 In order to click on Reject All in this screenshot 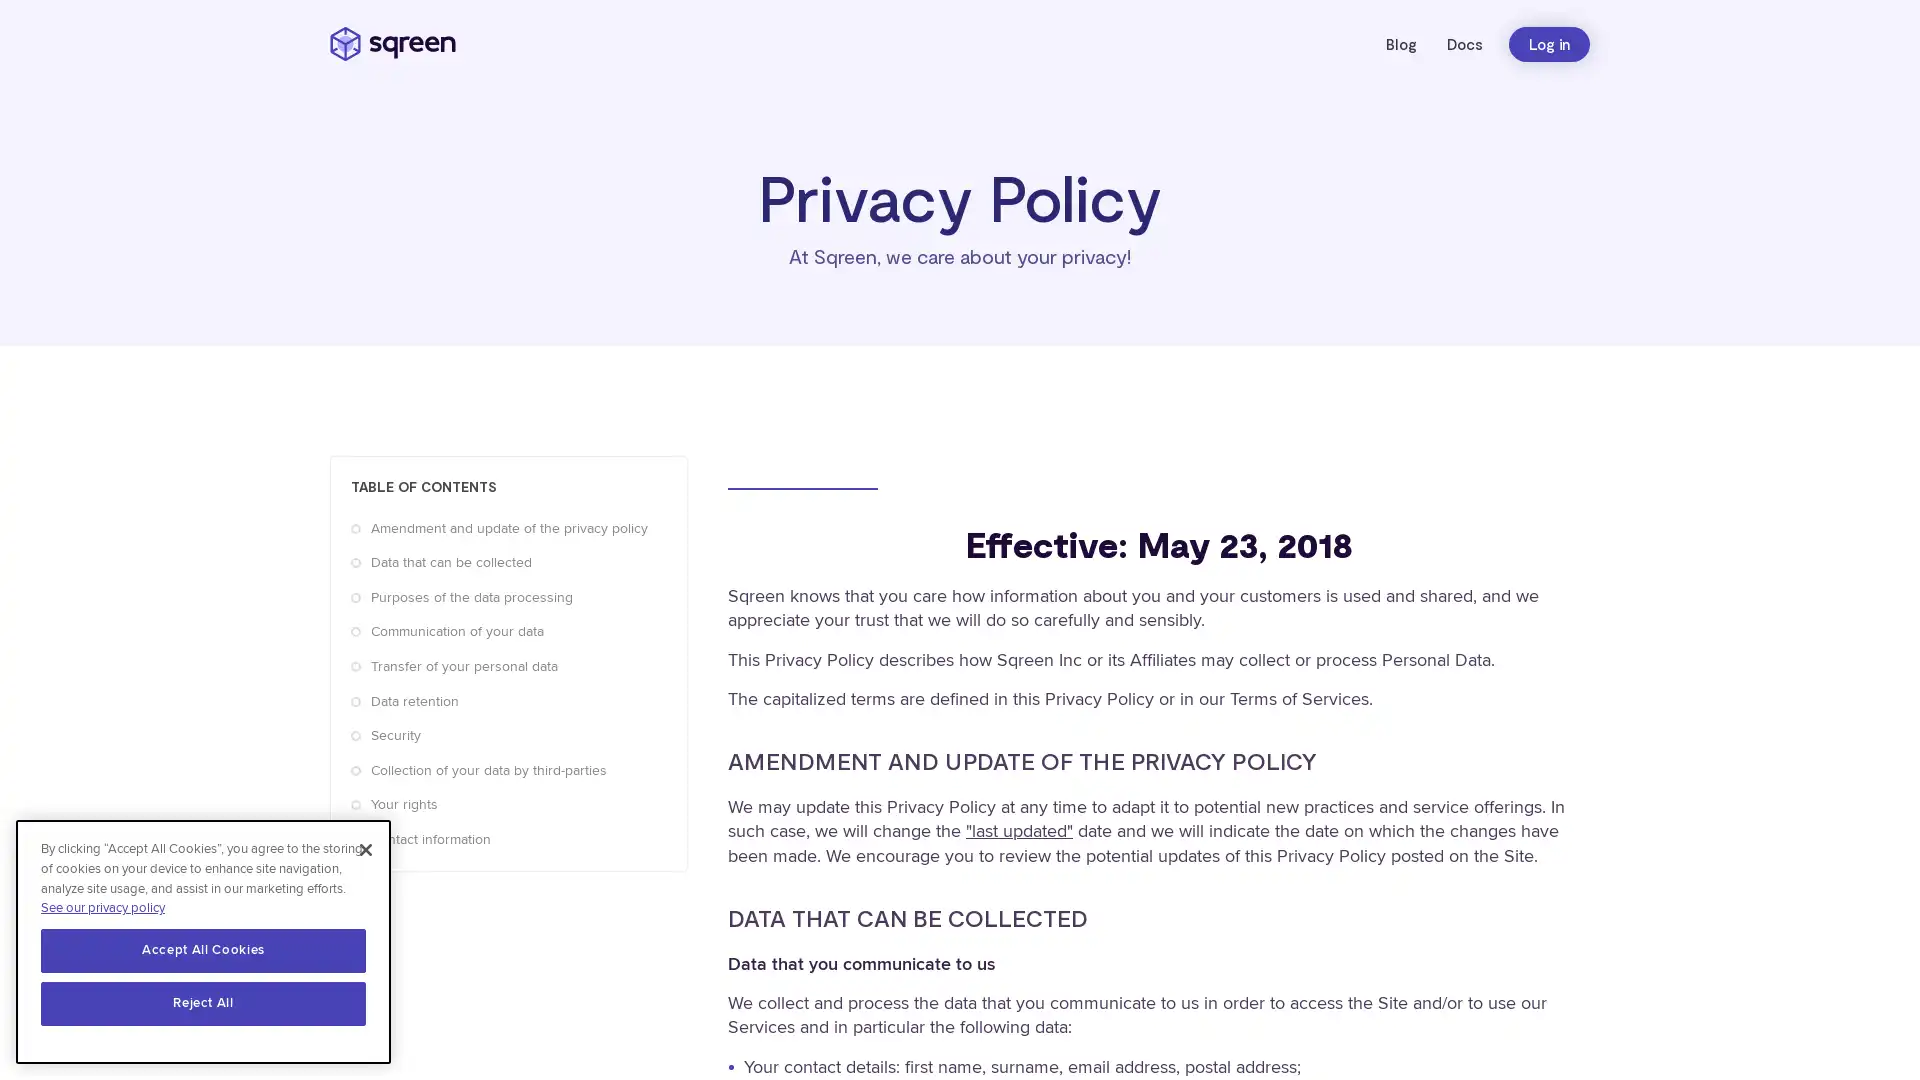, I will do `click(203, 1005)`.